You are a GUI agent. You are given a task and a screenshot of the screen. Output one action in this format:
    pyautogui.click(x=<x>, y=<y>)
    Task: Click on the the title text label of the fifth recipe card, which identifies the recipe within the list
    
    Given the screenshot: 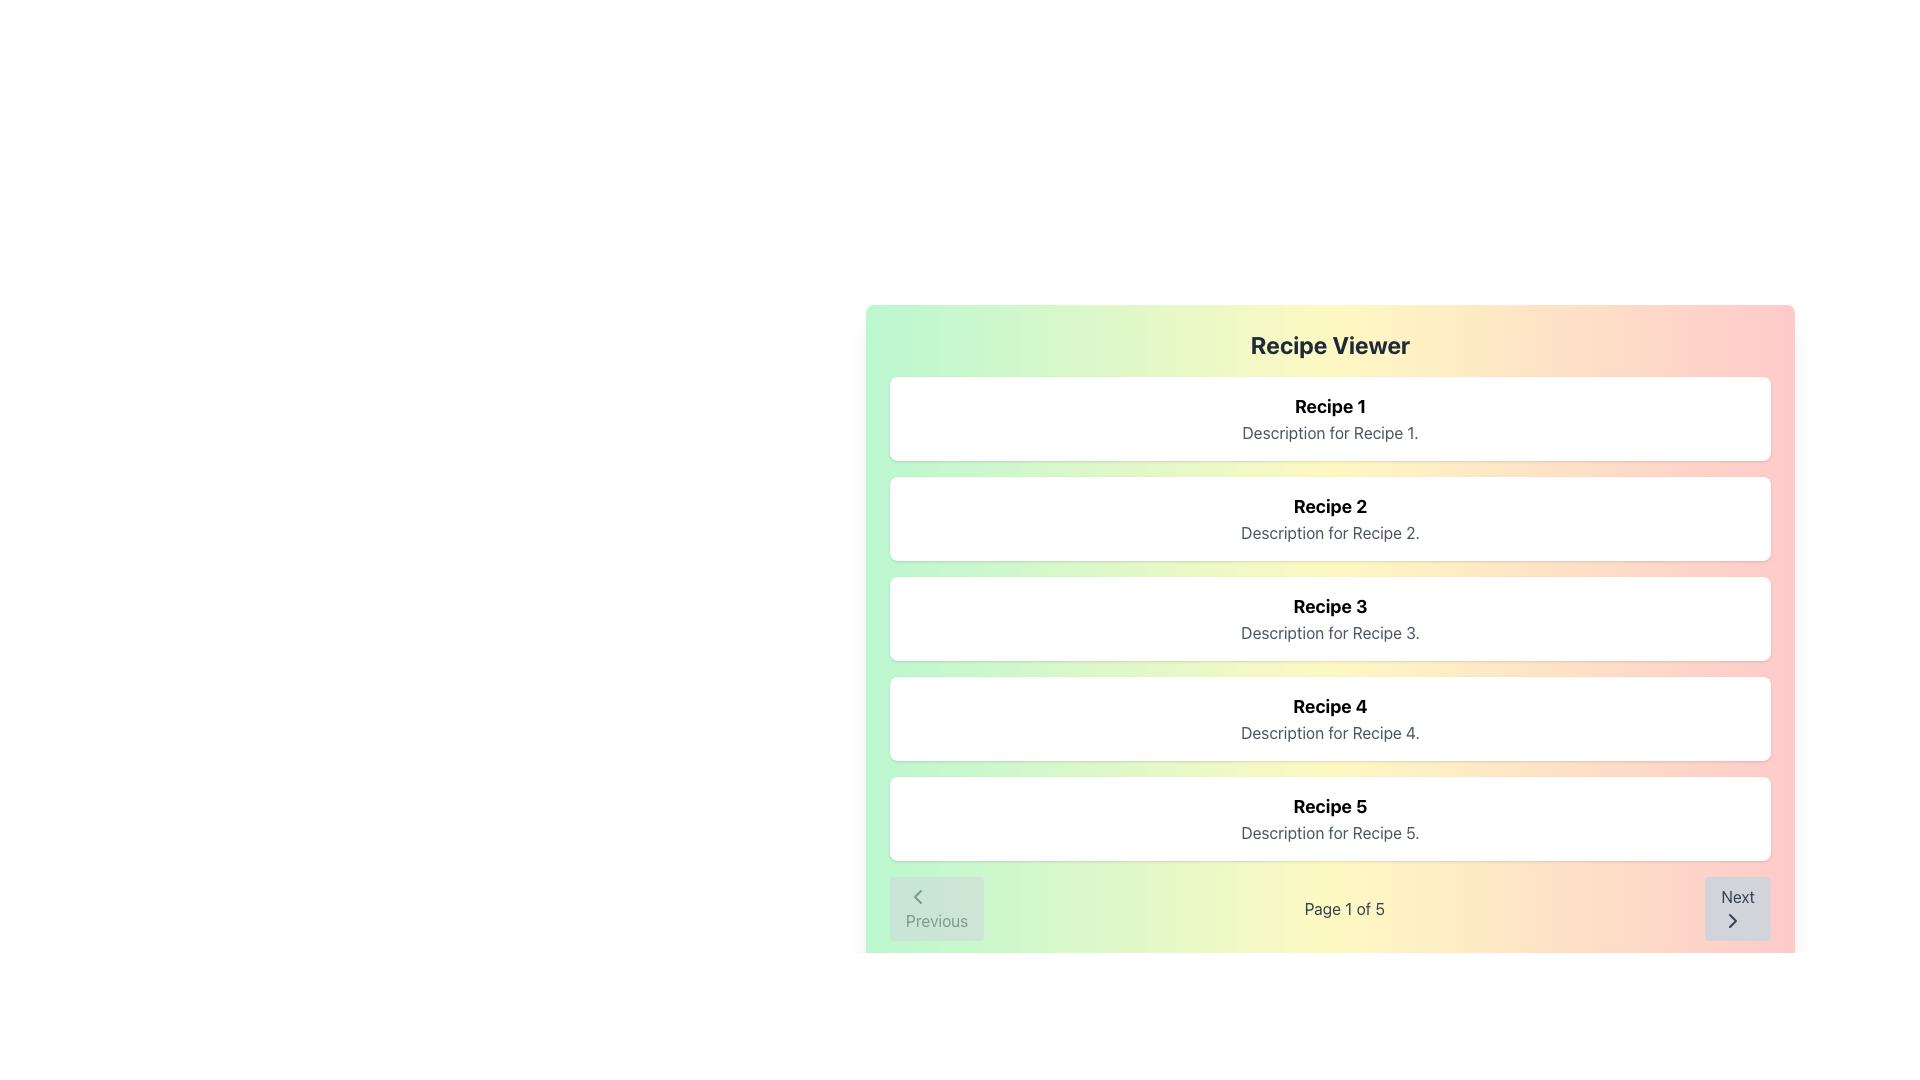 What is the action you would take?
    pyautogui.click(x=1330, y=805)
    